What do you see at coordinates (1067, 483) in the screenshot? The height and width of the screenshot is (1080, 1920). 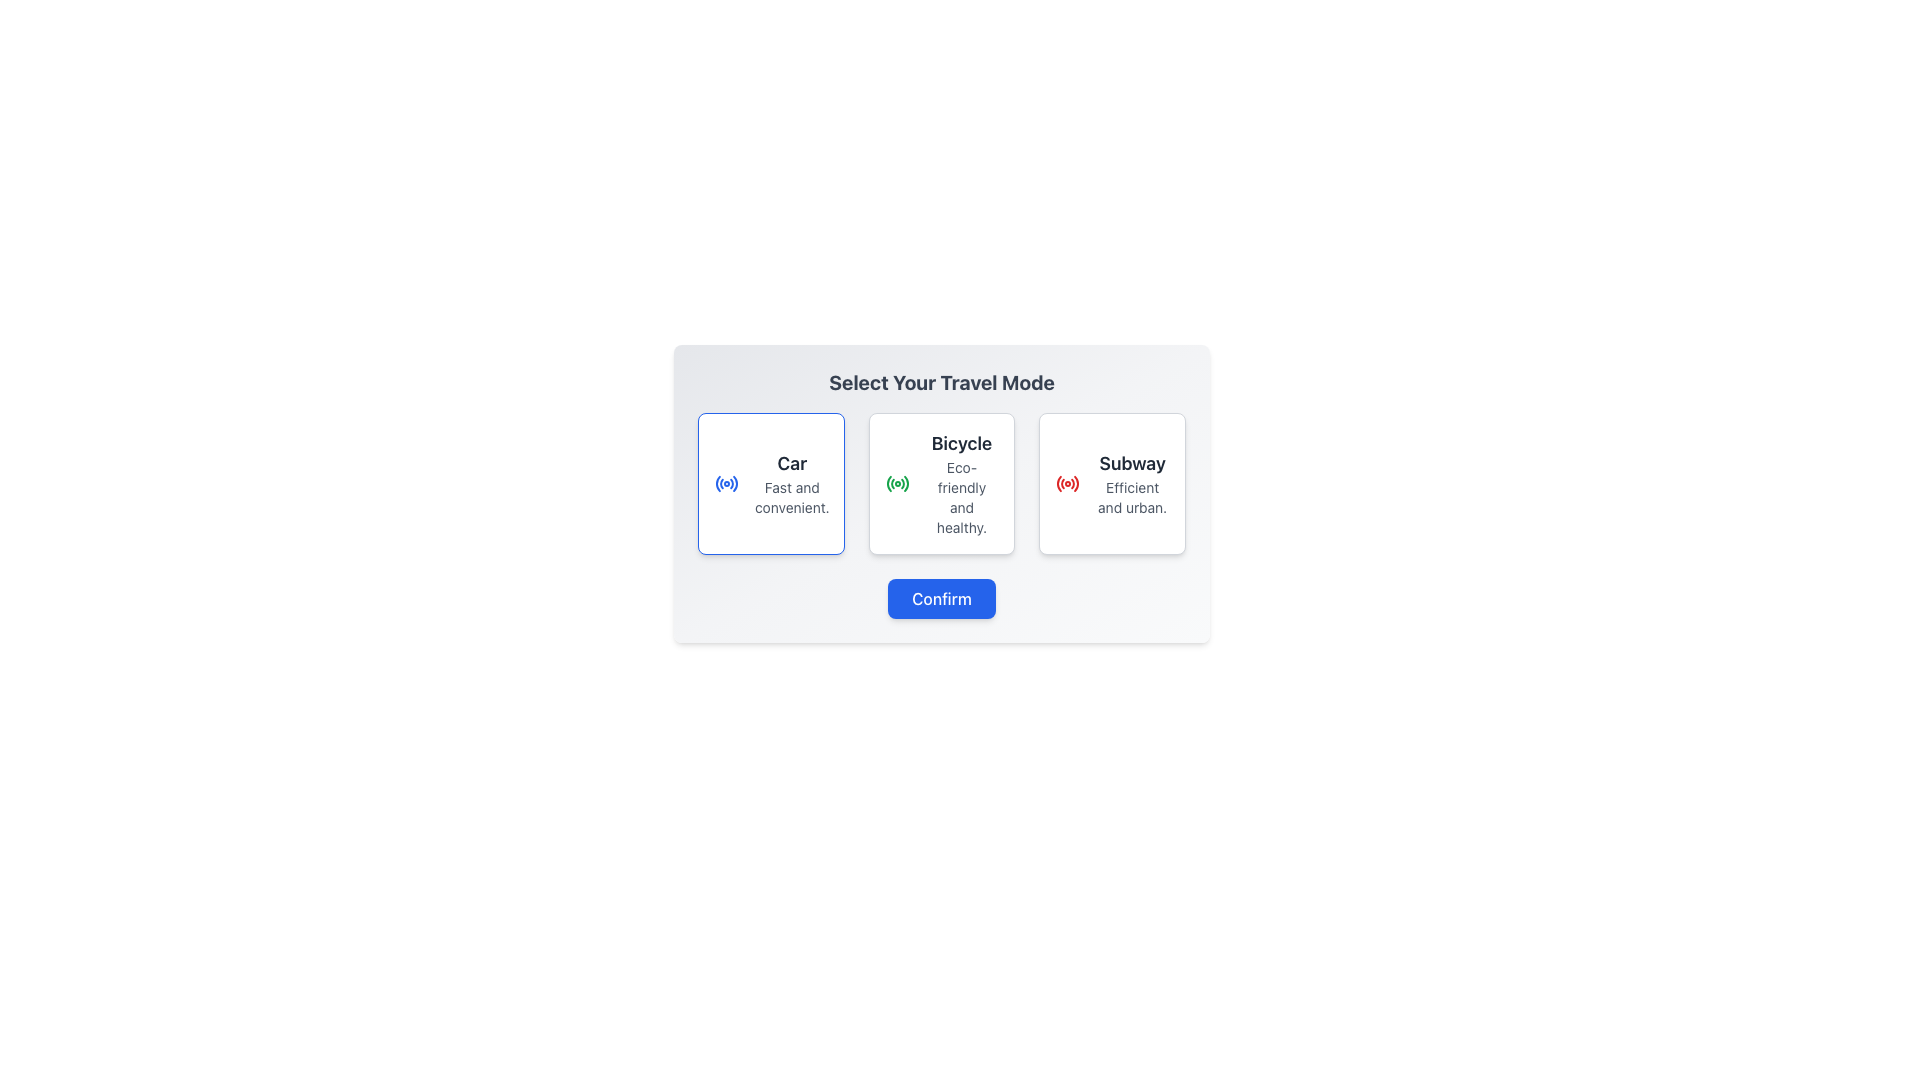 I see `the 'Subway' travel mode icon located at the top-left corner of the third card in the horizontal arrangement of travel mode cards` at bounding box center [1067, 483].